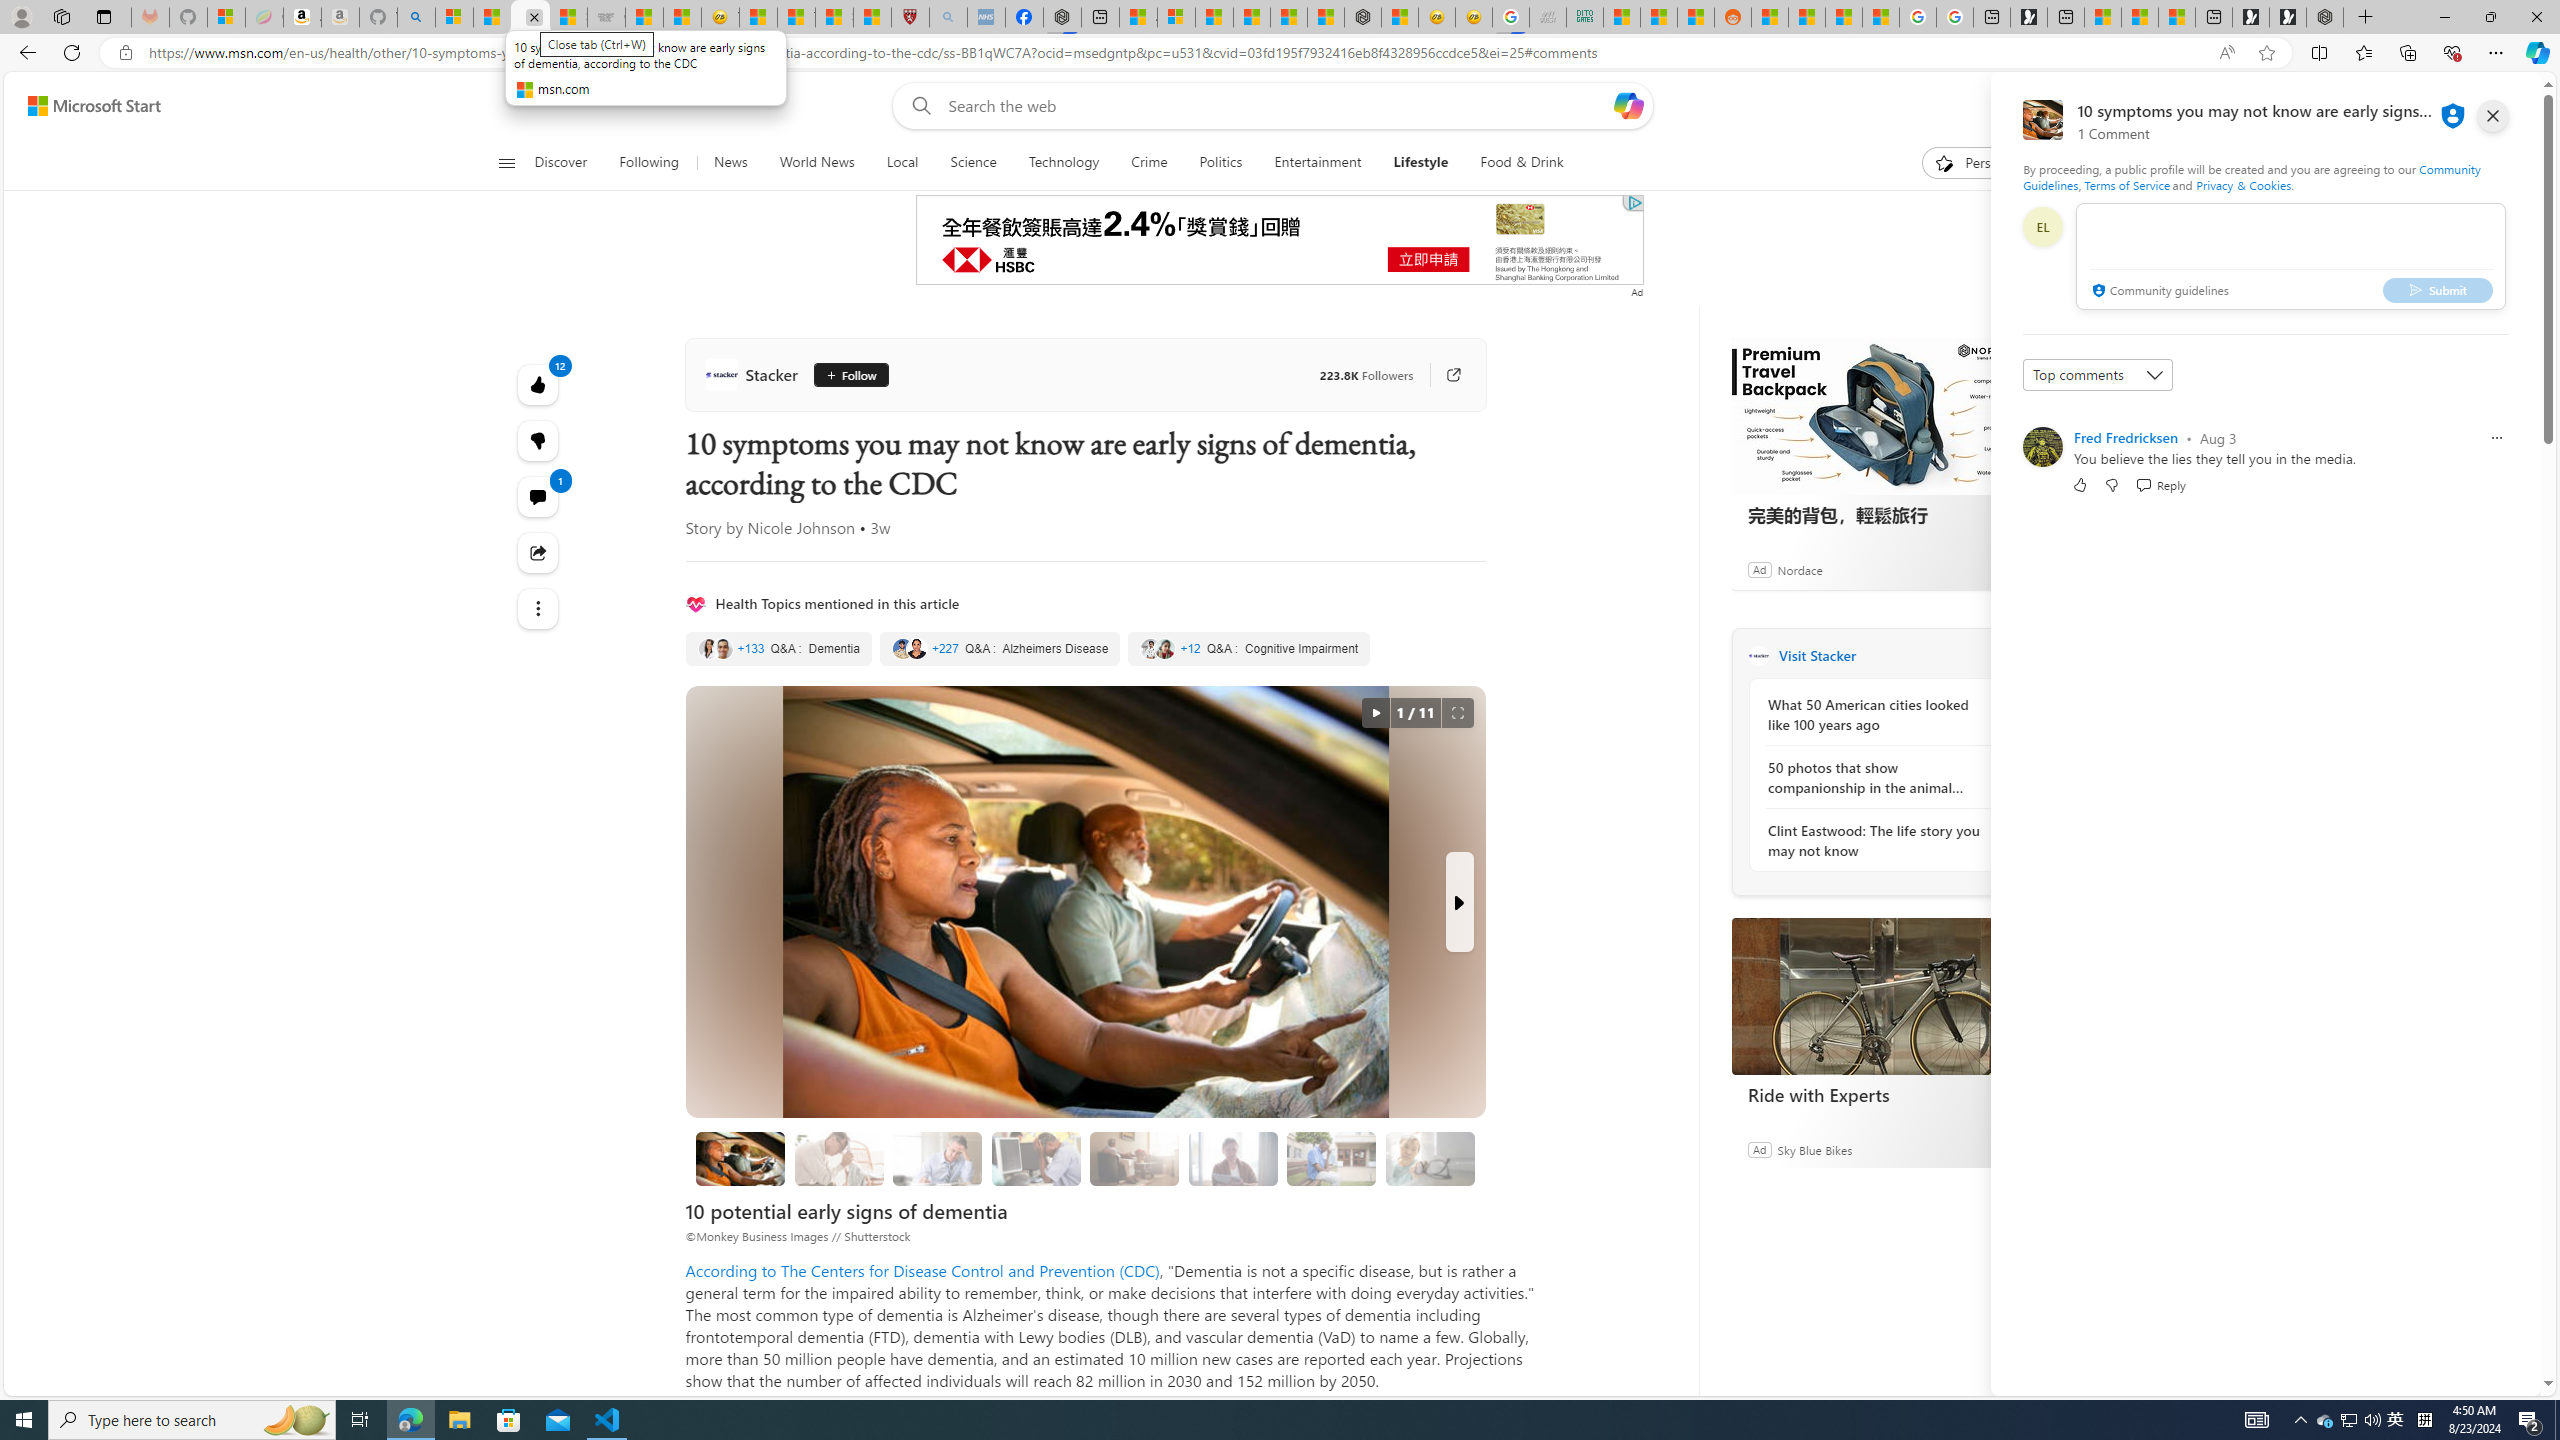 This screenshot has height=1440, width=2560. Describe the element at coordinates (505, 161) in the screenshot. I see `'Open navigation menu'` at that location.